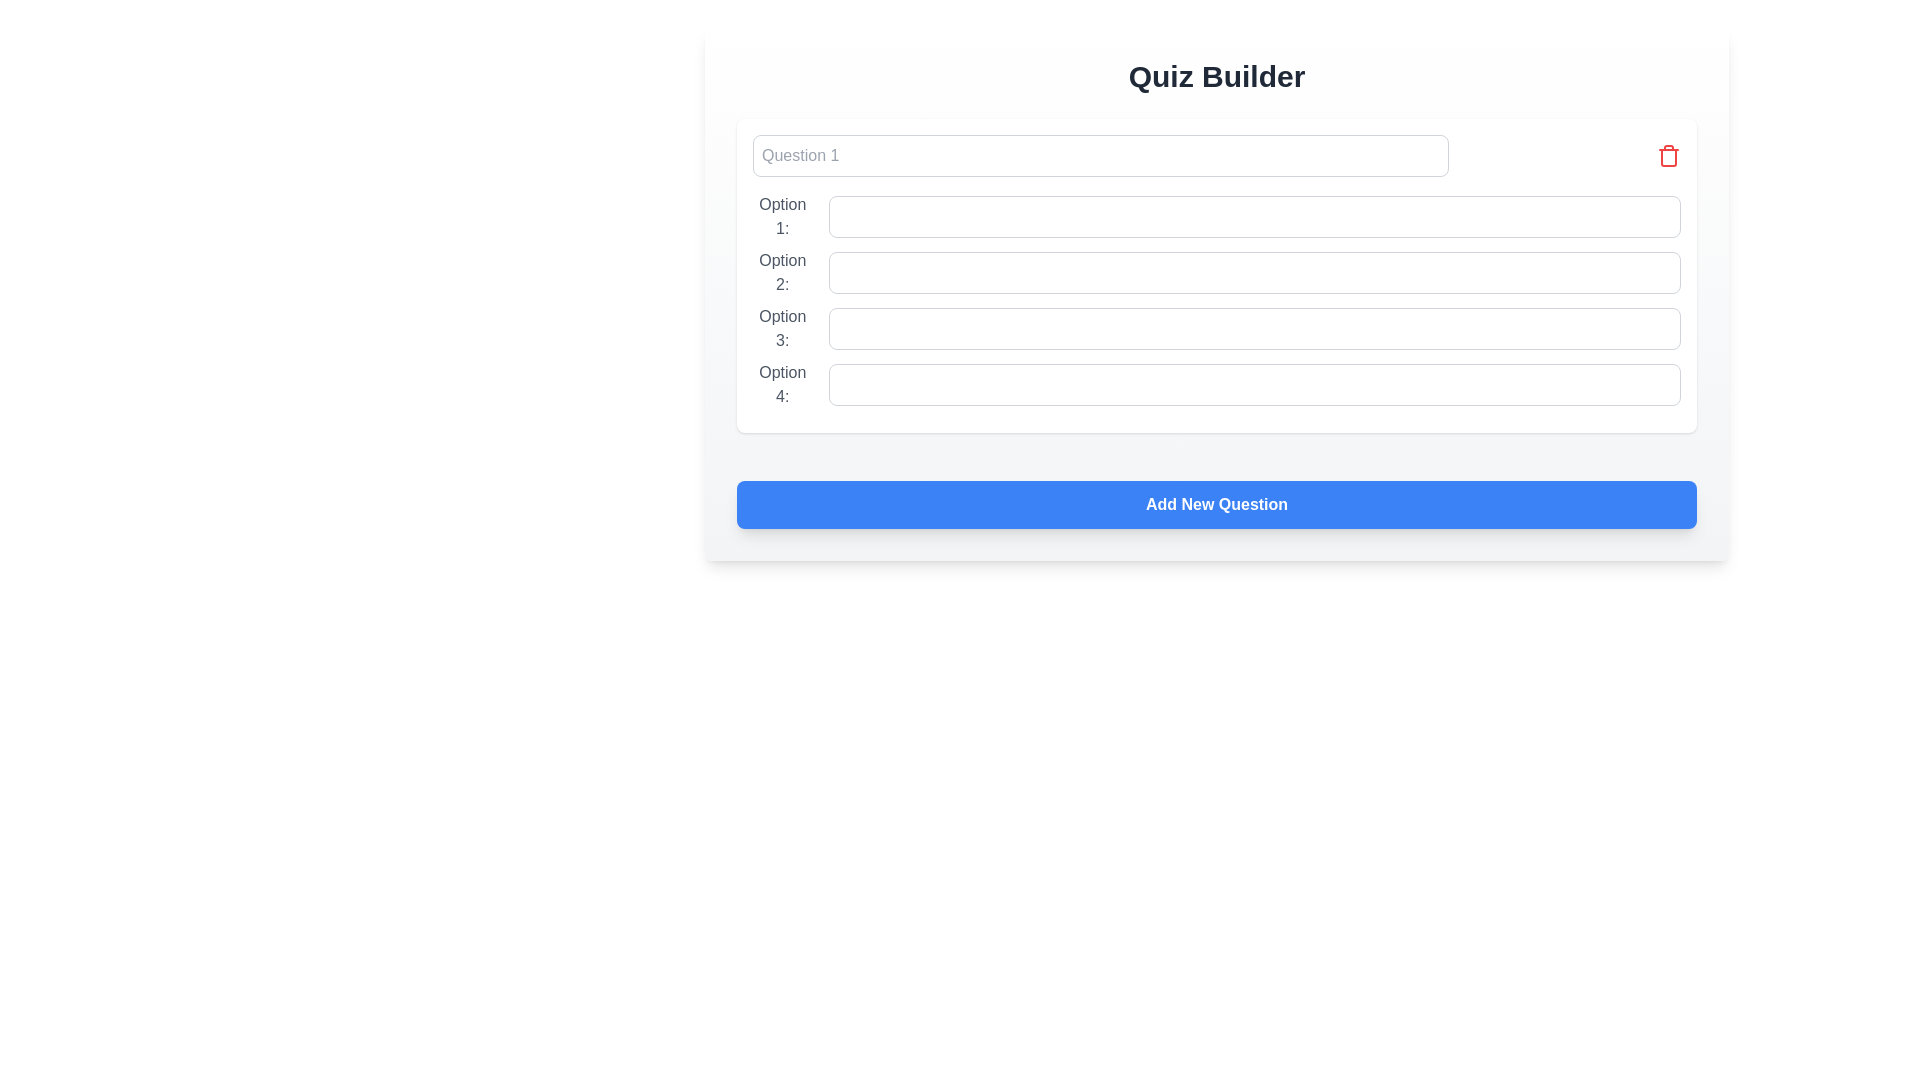 Image resolution: width=1920 pixels, height=1080 pixels. Describe the element at coordinates (1216, 273) in the screenshot. I see `the input field labeled 'Option 2' using keyboard for focus` at that location.